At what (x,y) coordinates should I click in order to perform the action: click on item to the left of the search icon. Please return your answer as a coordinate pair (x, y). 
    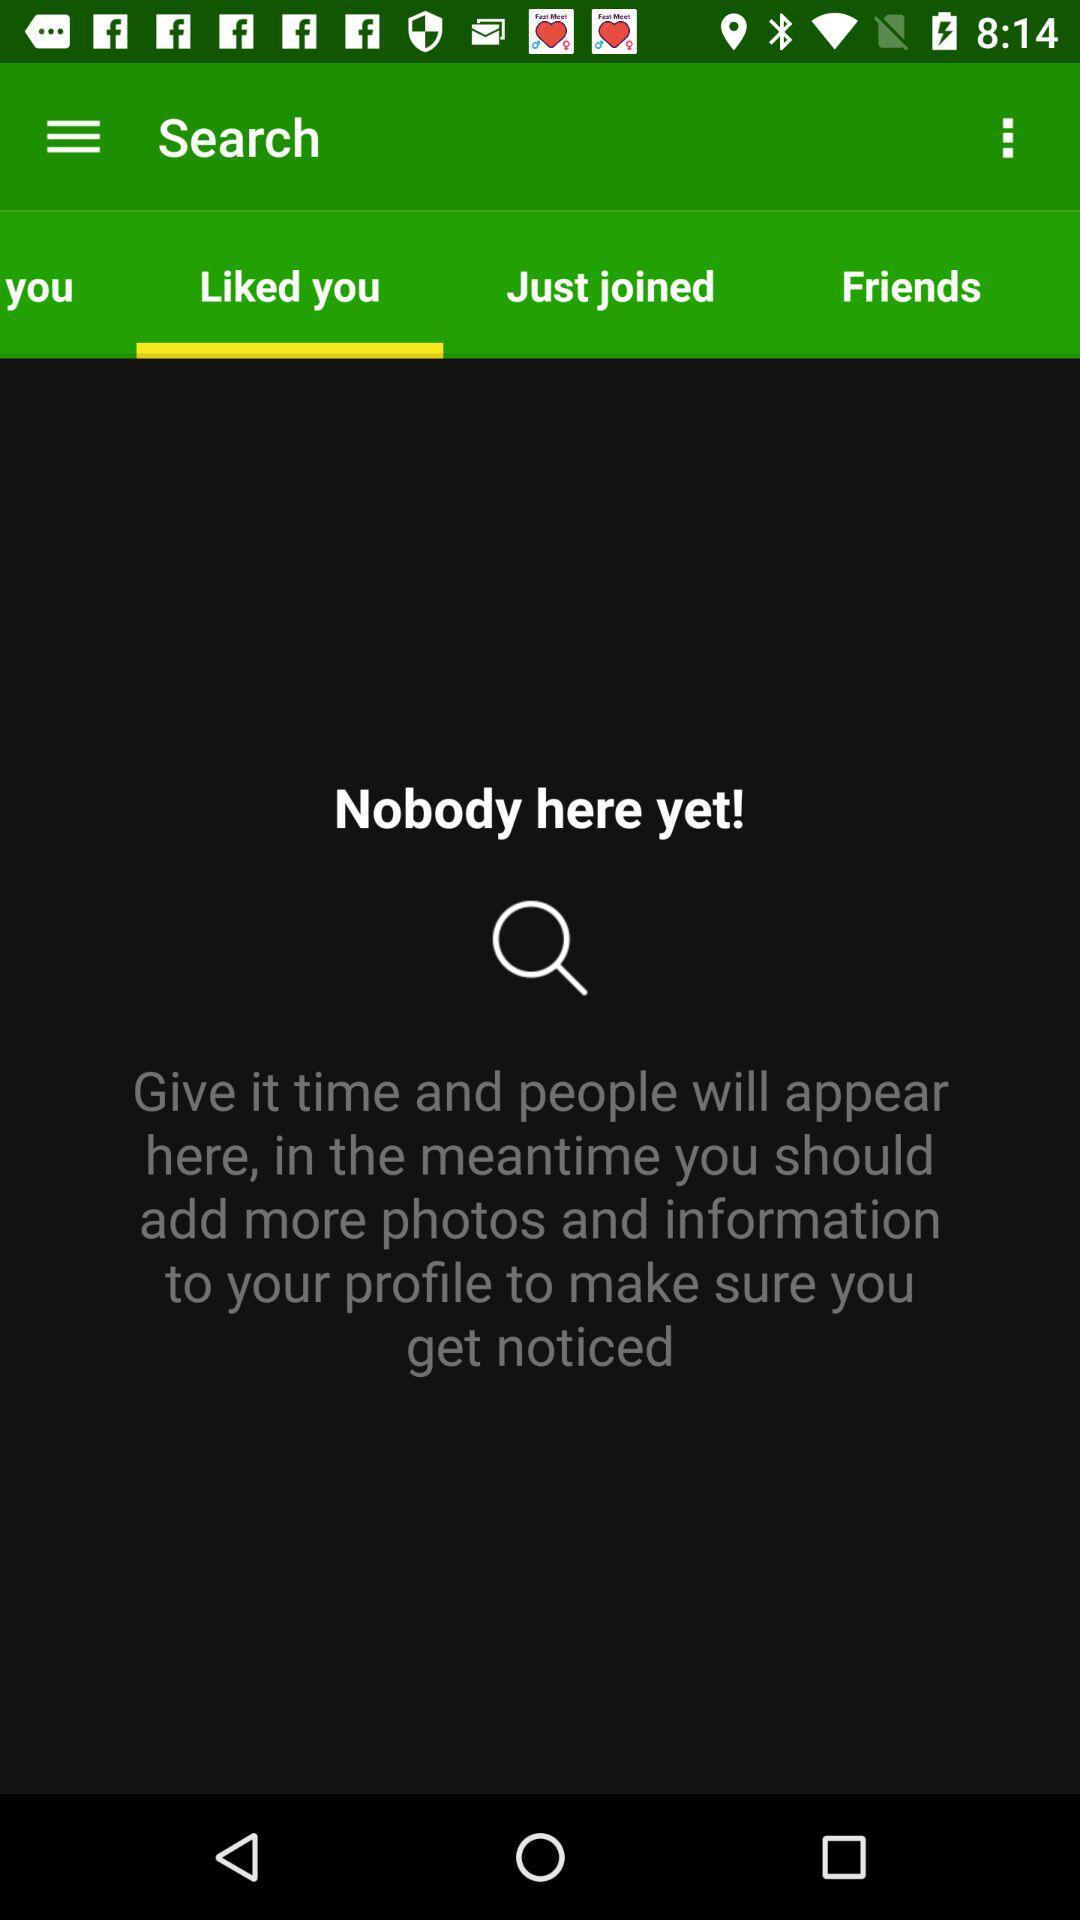
    Looking at the image, I should click on (72, 135).